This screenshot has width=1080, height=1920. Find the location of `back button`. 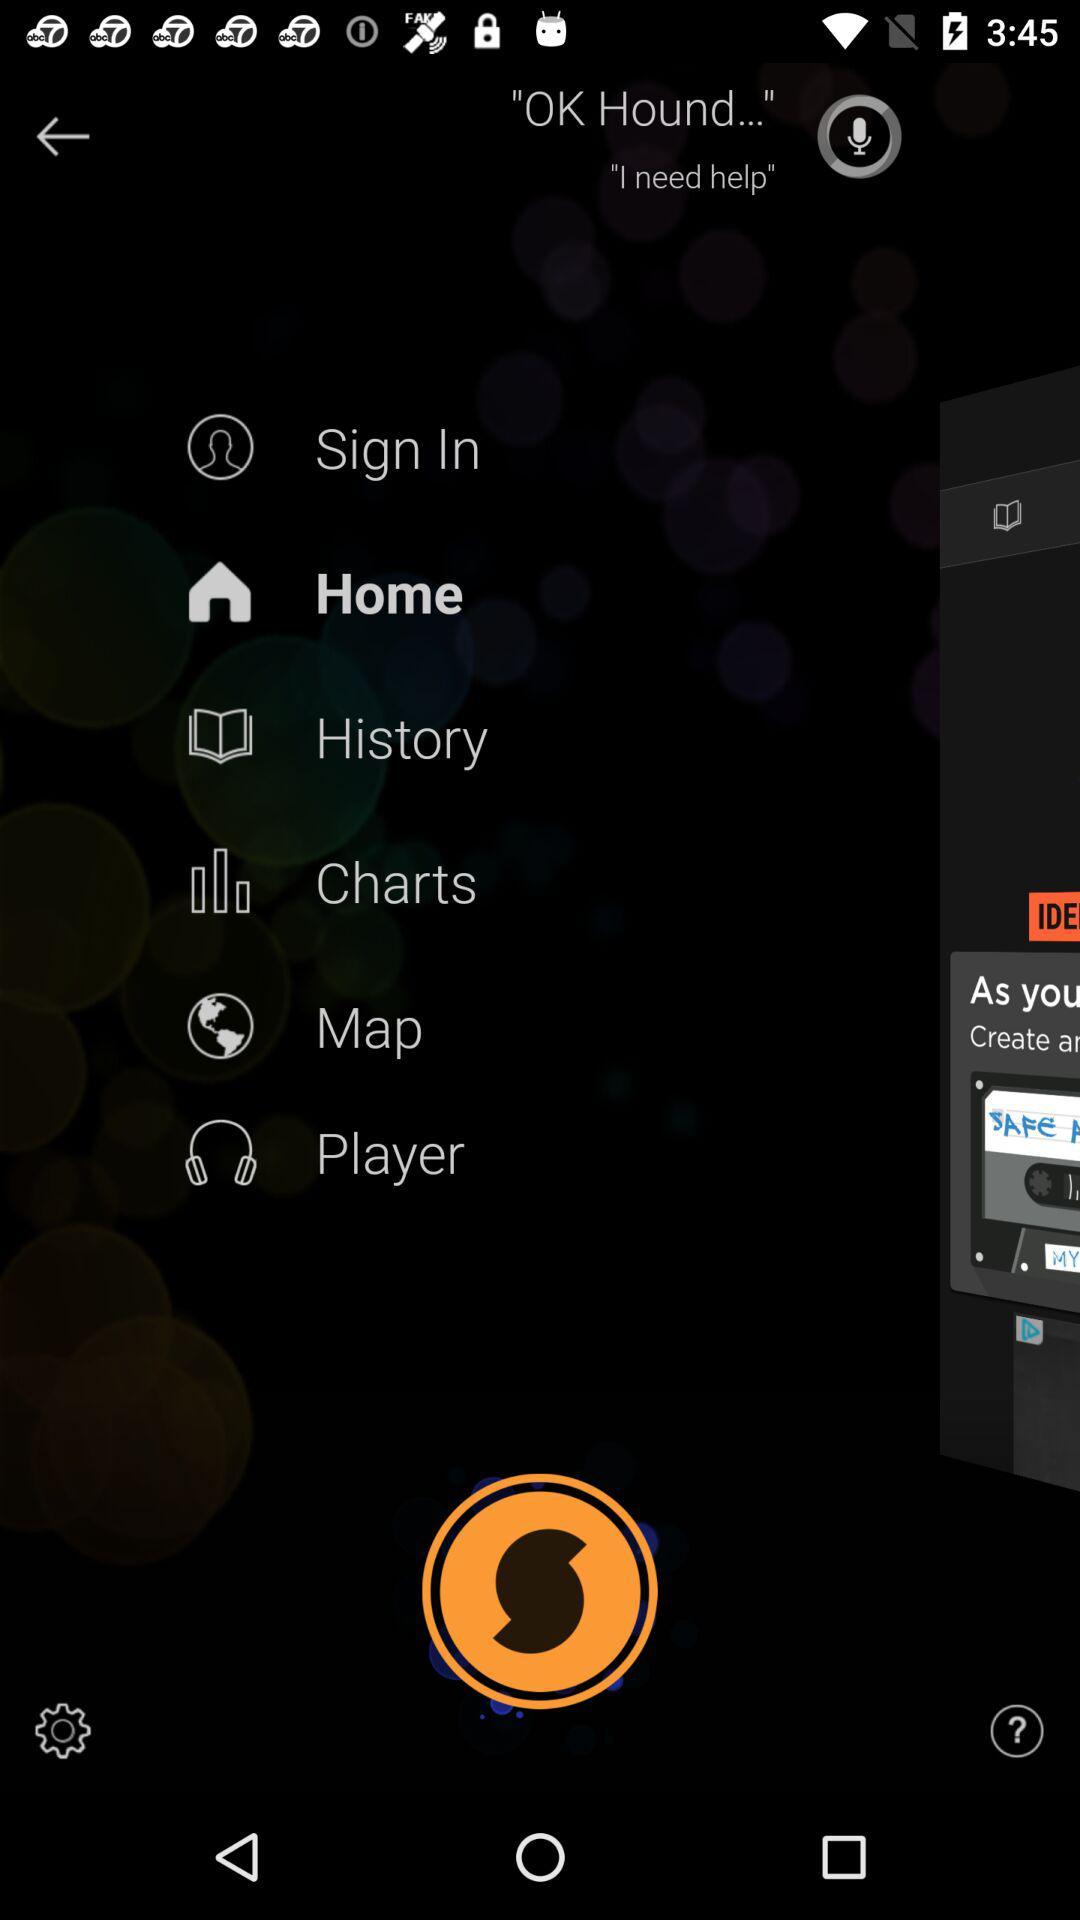

back button is located at coordinates (61, 135).